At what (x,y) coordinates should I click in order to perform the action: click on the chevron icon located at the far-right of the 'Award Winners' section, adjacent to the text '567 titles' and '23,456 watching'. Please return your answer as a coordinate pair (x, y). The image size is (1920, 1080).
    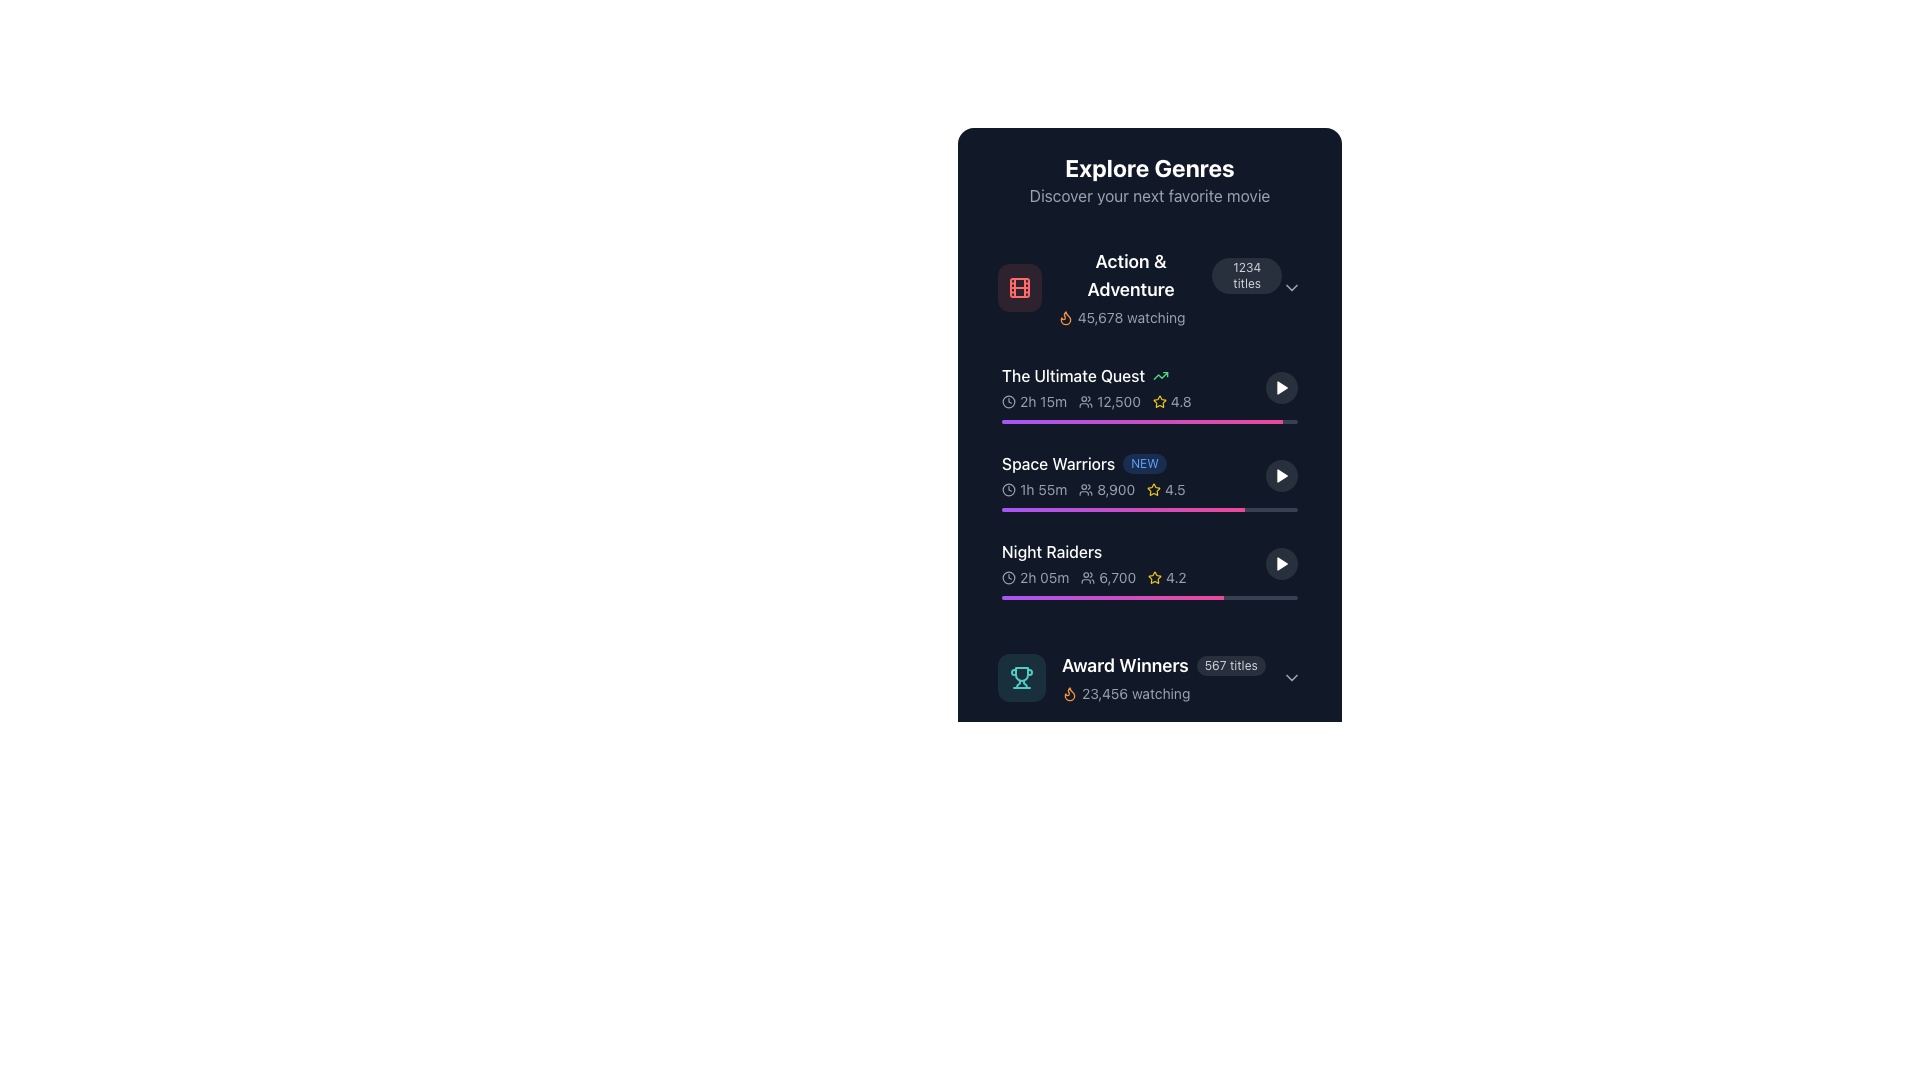
    Looking at the image, I should click on (1291, 677).